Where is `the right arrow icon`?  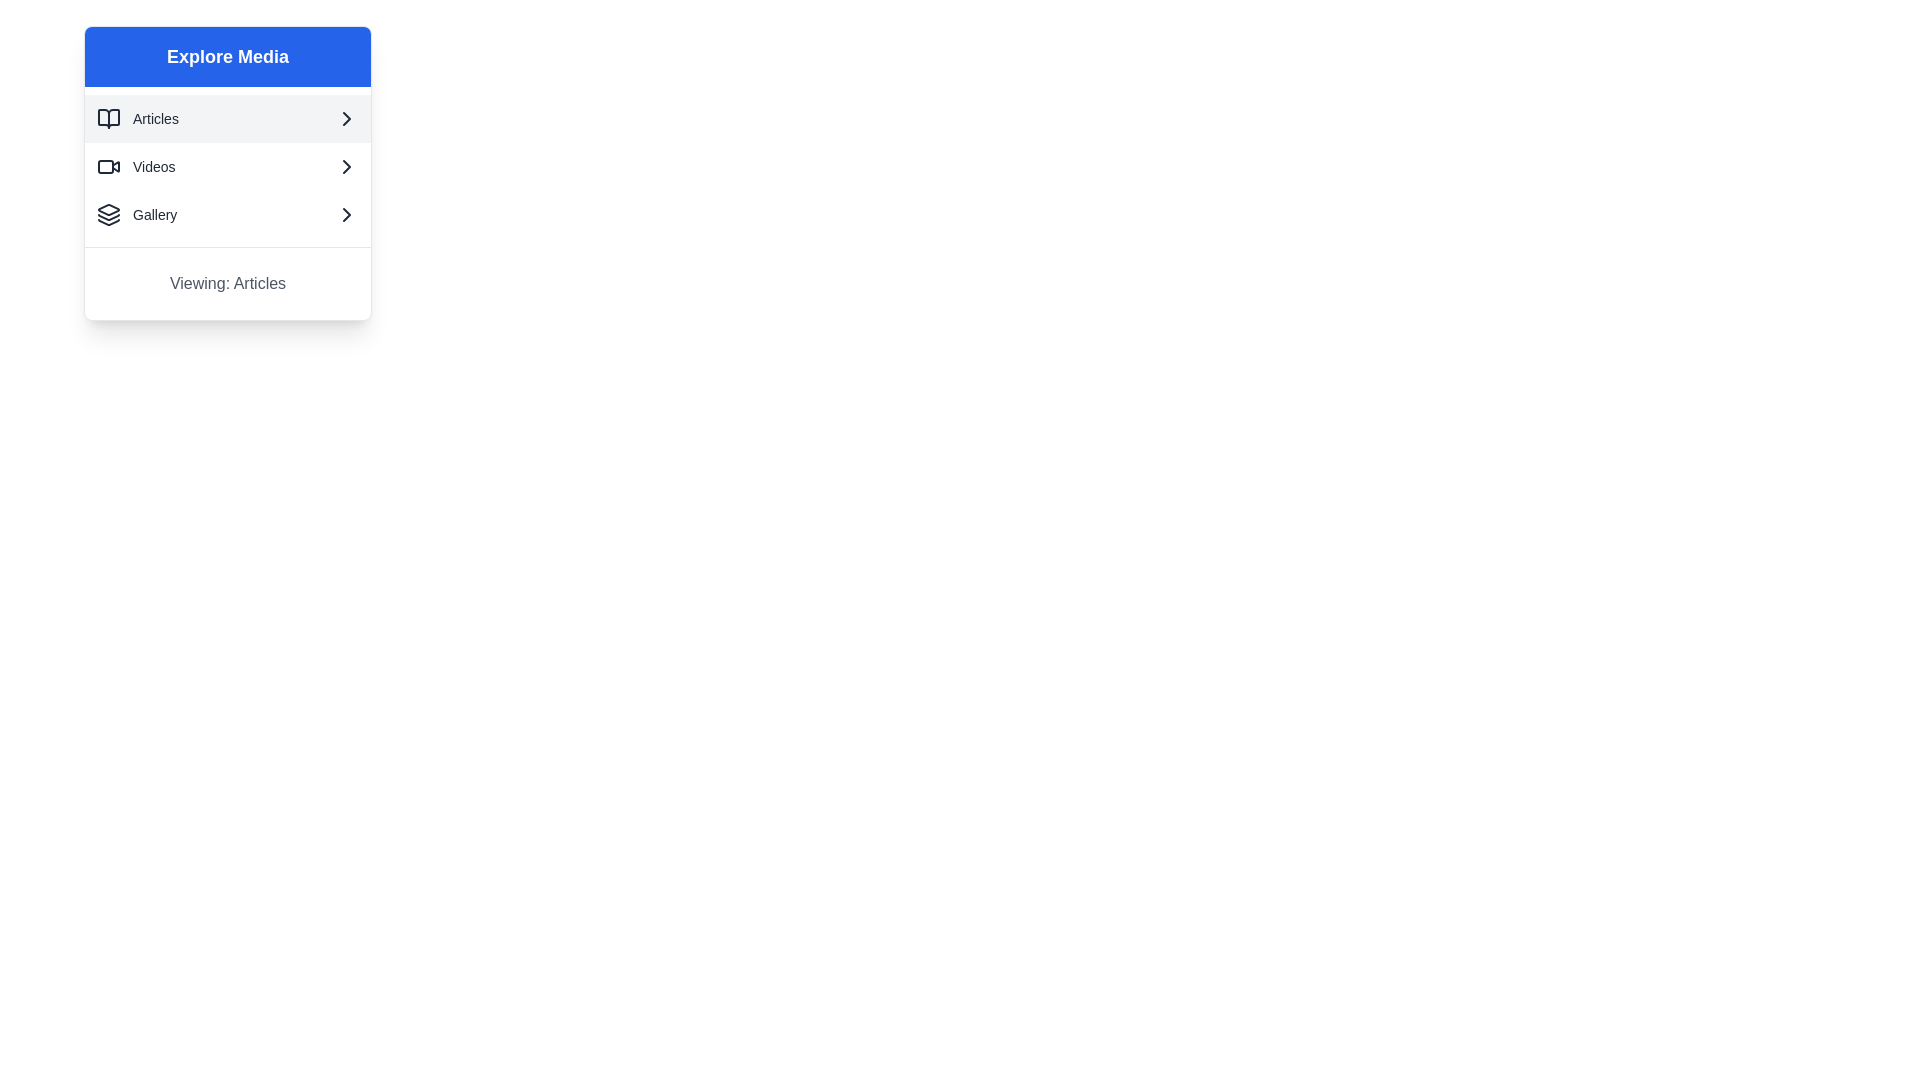 the right arrow icon is located at coordinates (346, 165).